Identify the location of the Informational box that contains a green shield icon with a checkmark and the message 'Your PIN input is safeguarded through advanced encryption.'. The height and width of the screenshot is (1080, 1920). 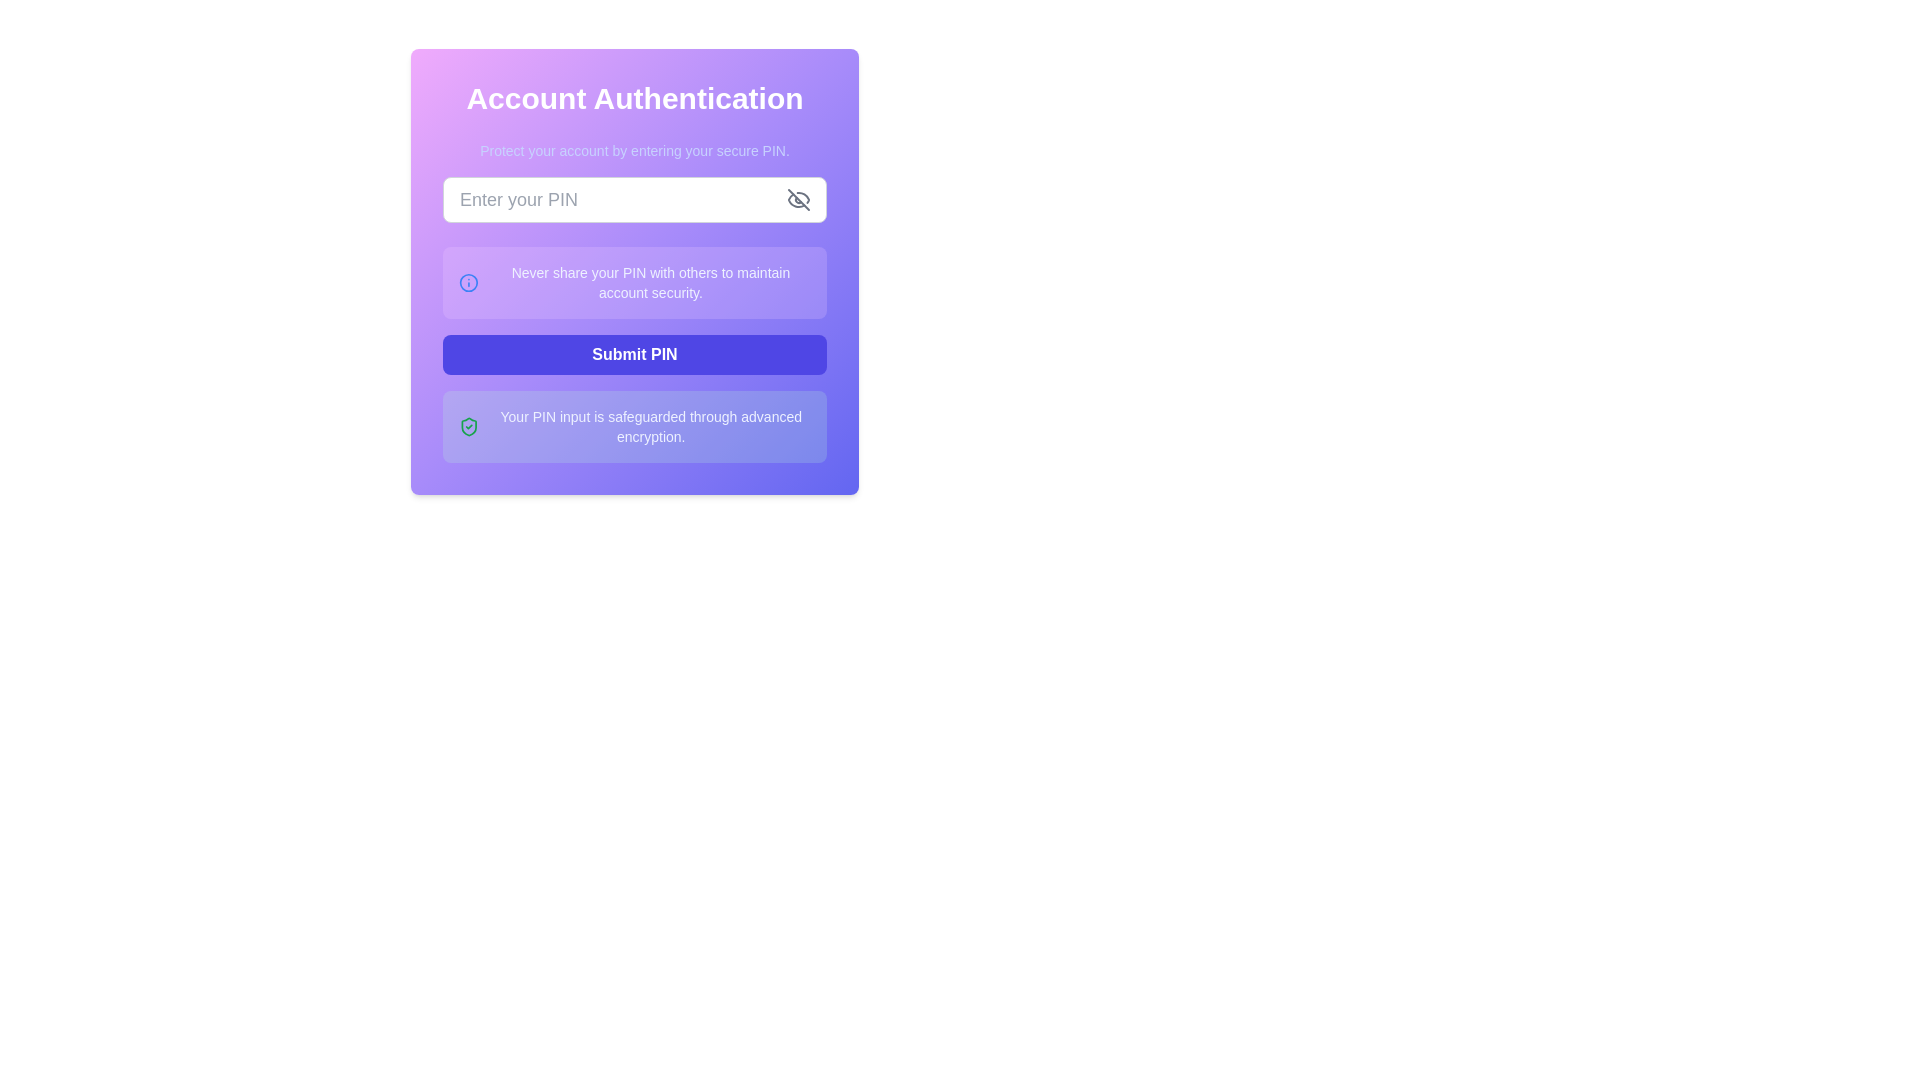
(633, 426).